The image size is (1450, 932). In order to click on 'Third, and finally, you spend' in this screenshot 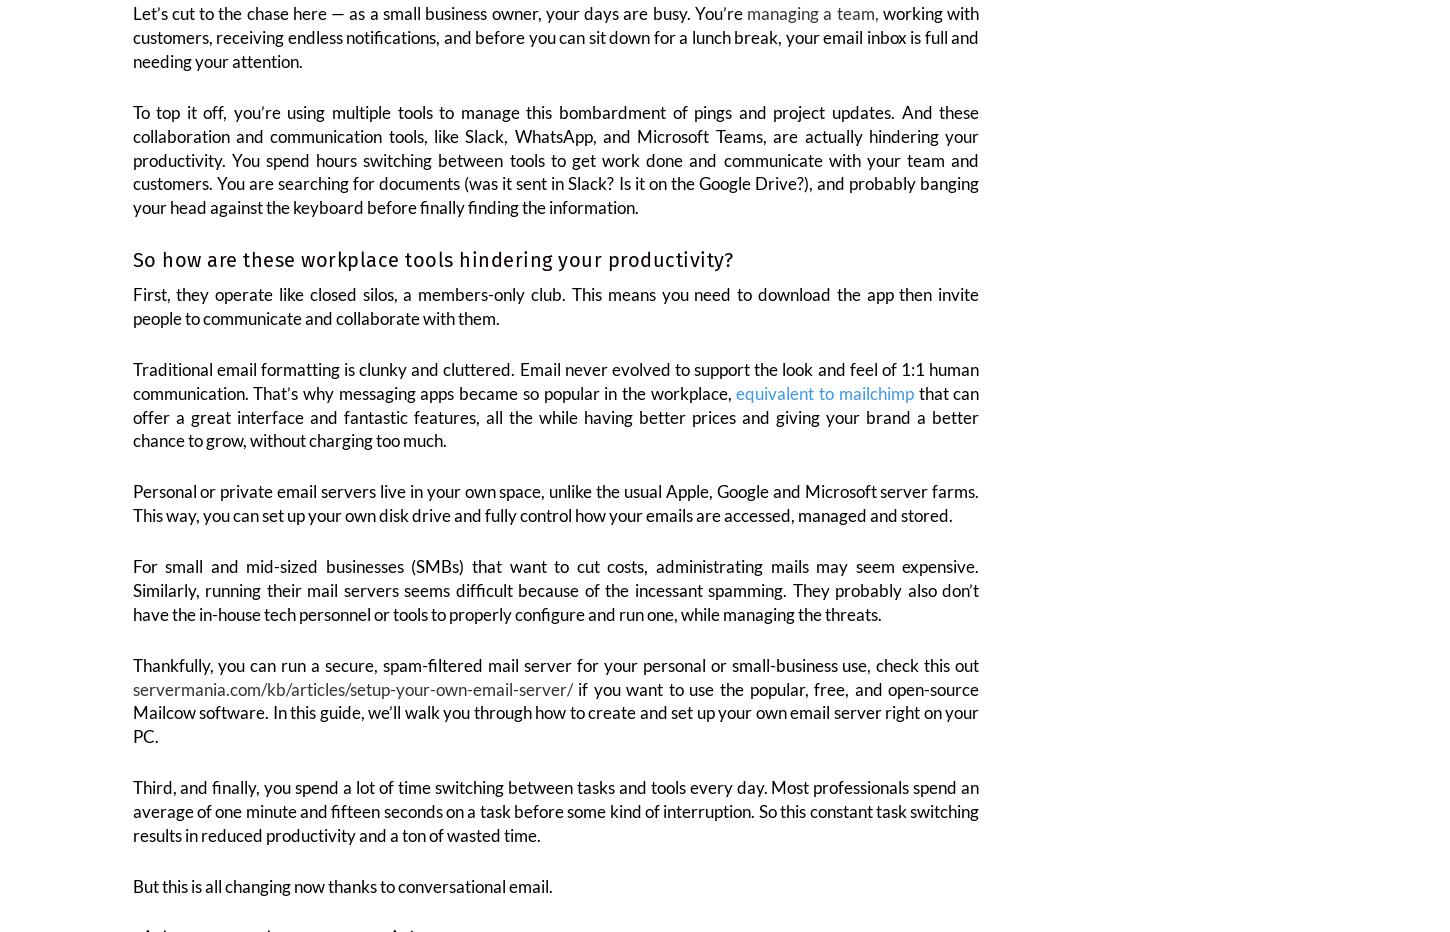, I will do `click(236, 800)`.